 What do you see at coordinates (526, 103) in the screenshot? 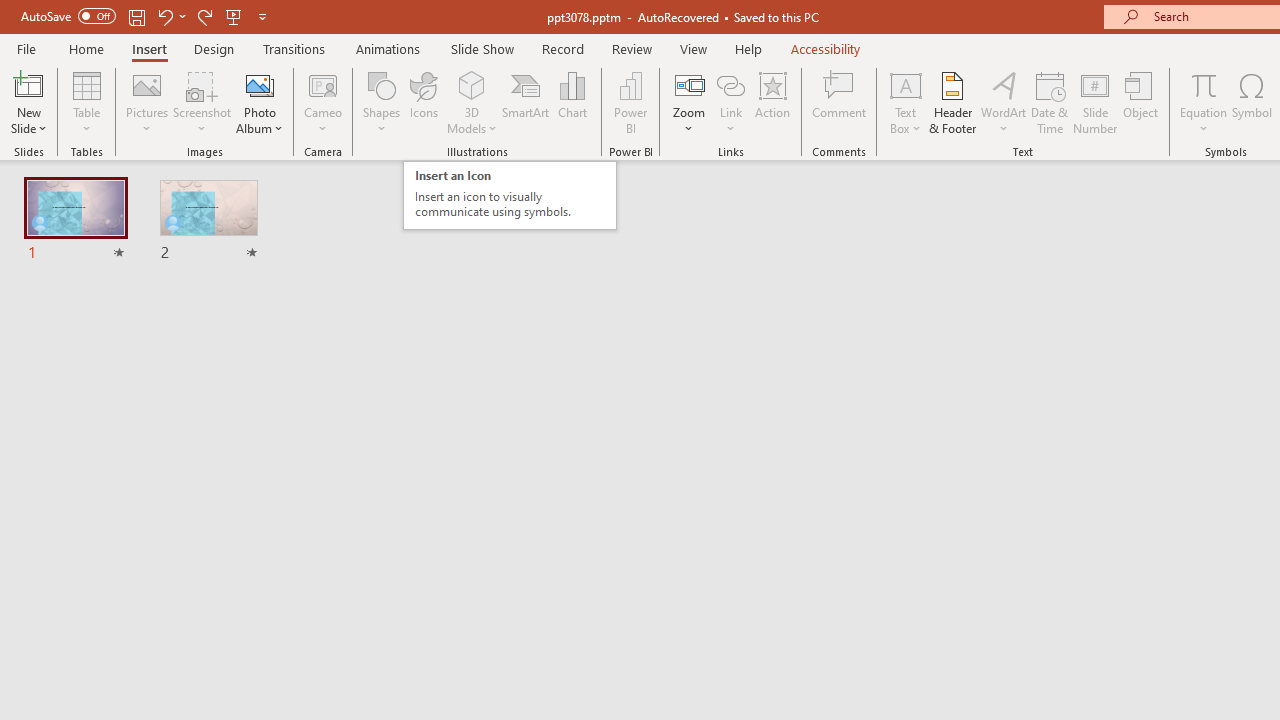
I see `'SmartArt...'` at bounding box center [526, 103].